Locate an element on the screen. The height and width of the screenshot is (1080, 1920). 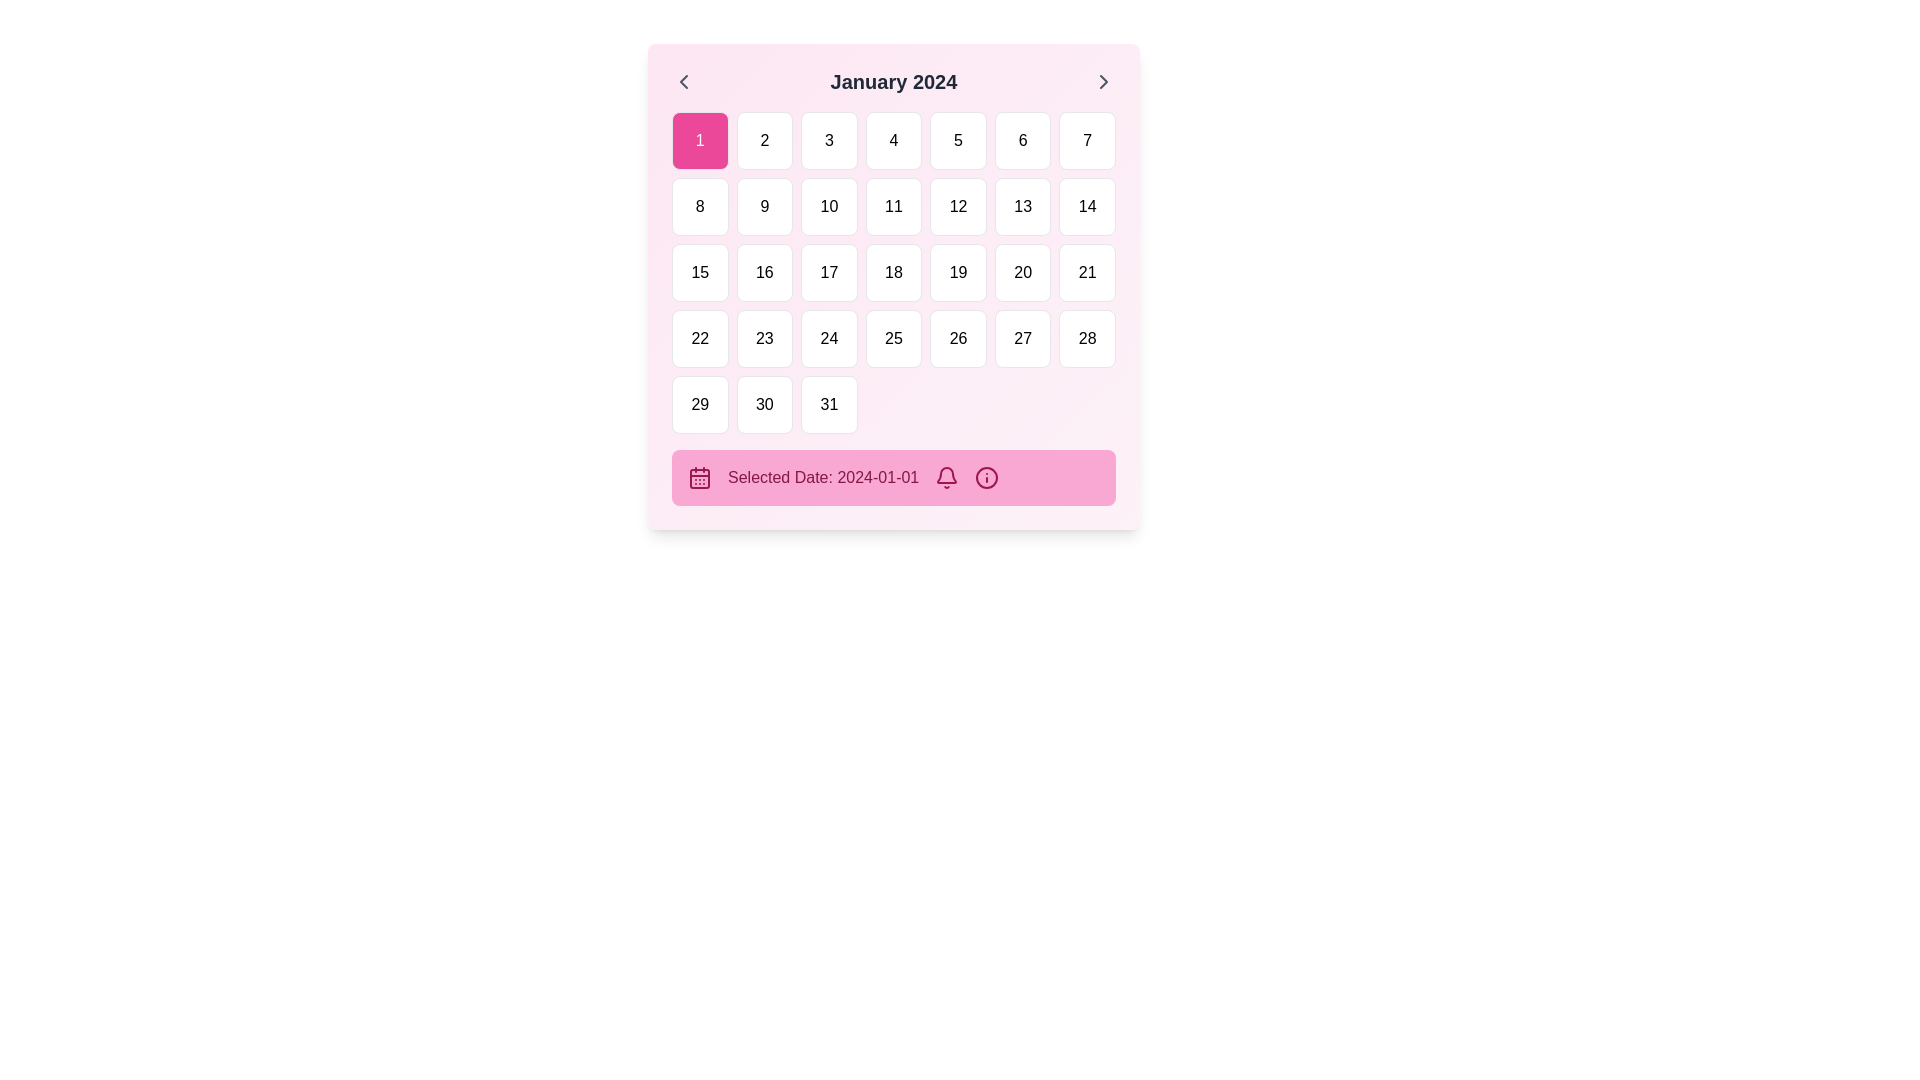
the highlighted button in the Date Picker Grid representing a day in January 2024 is located at coordinates (892, 273).